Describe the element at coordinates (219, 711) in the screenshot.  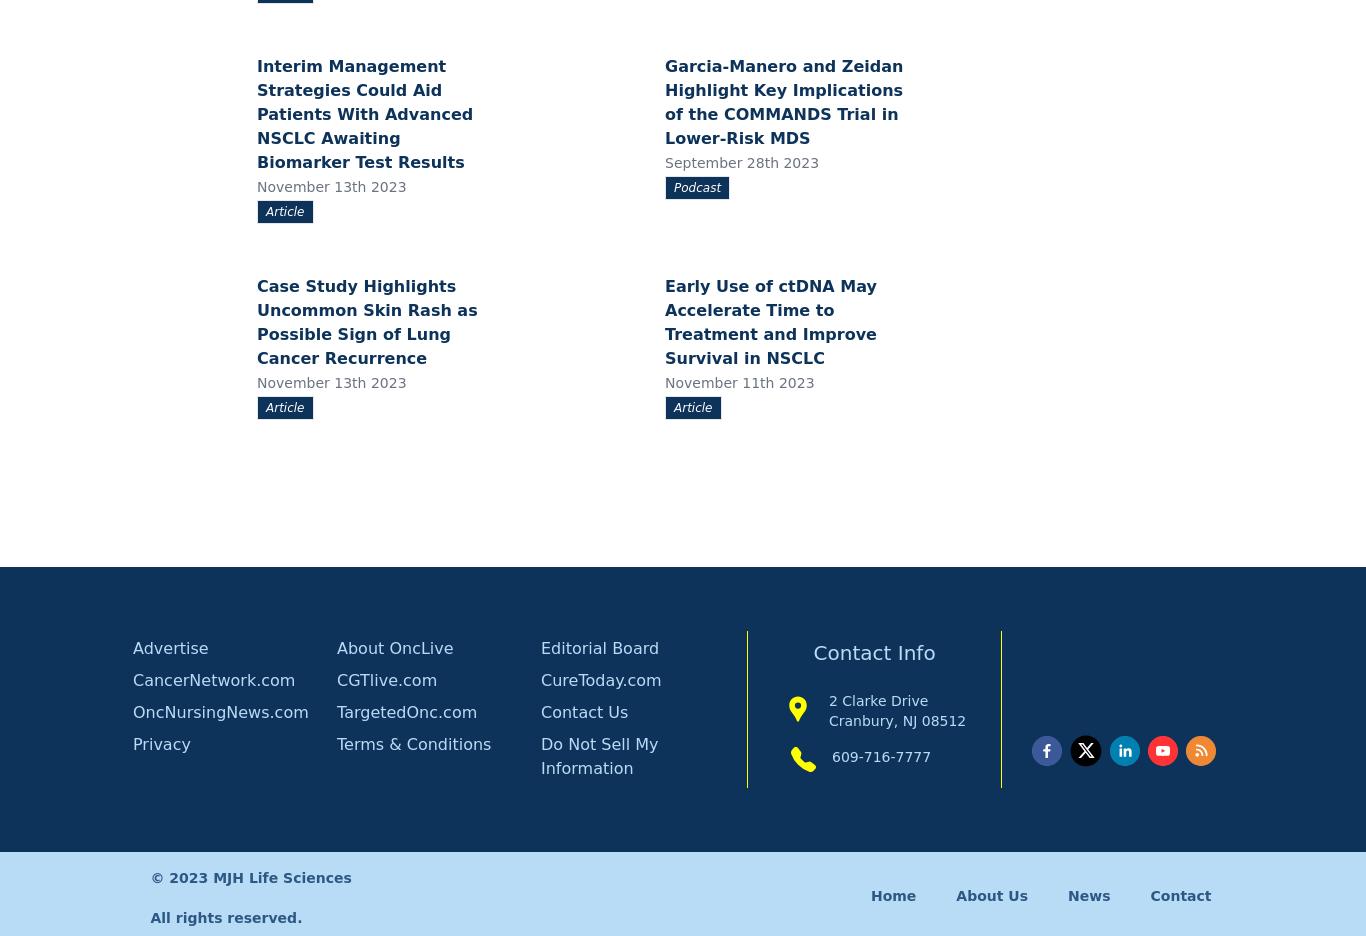
I see `'OncNursingNews.com'` at that location.